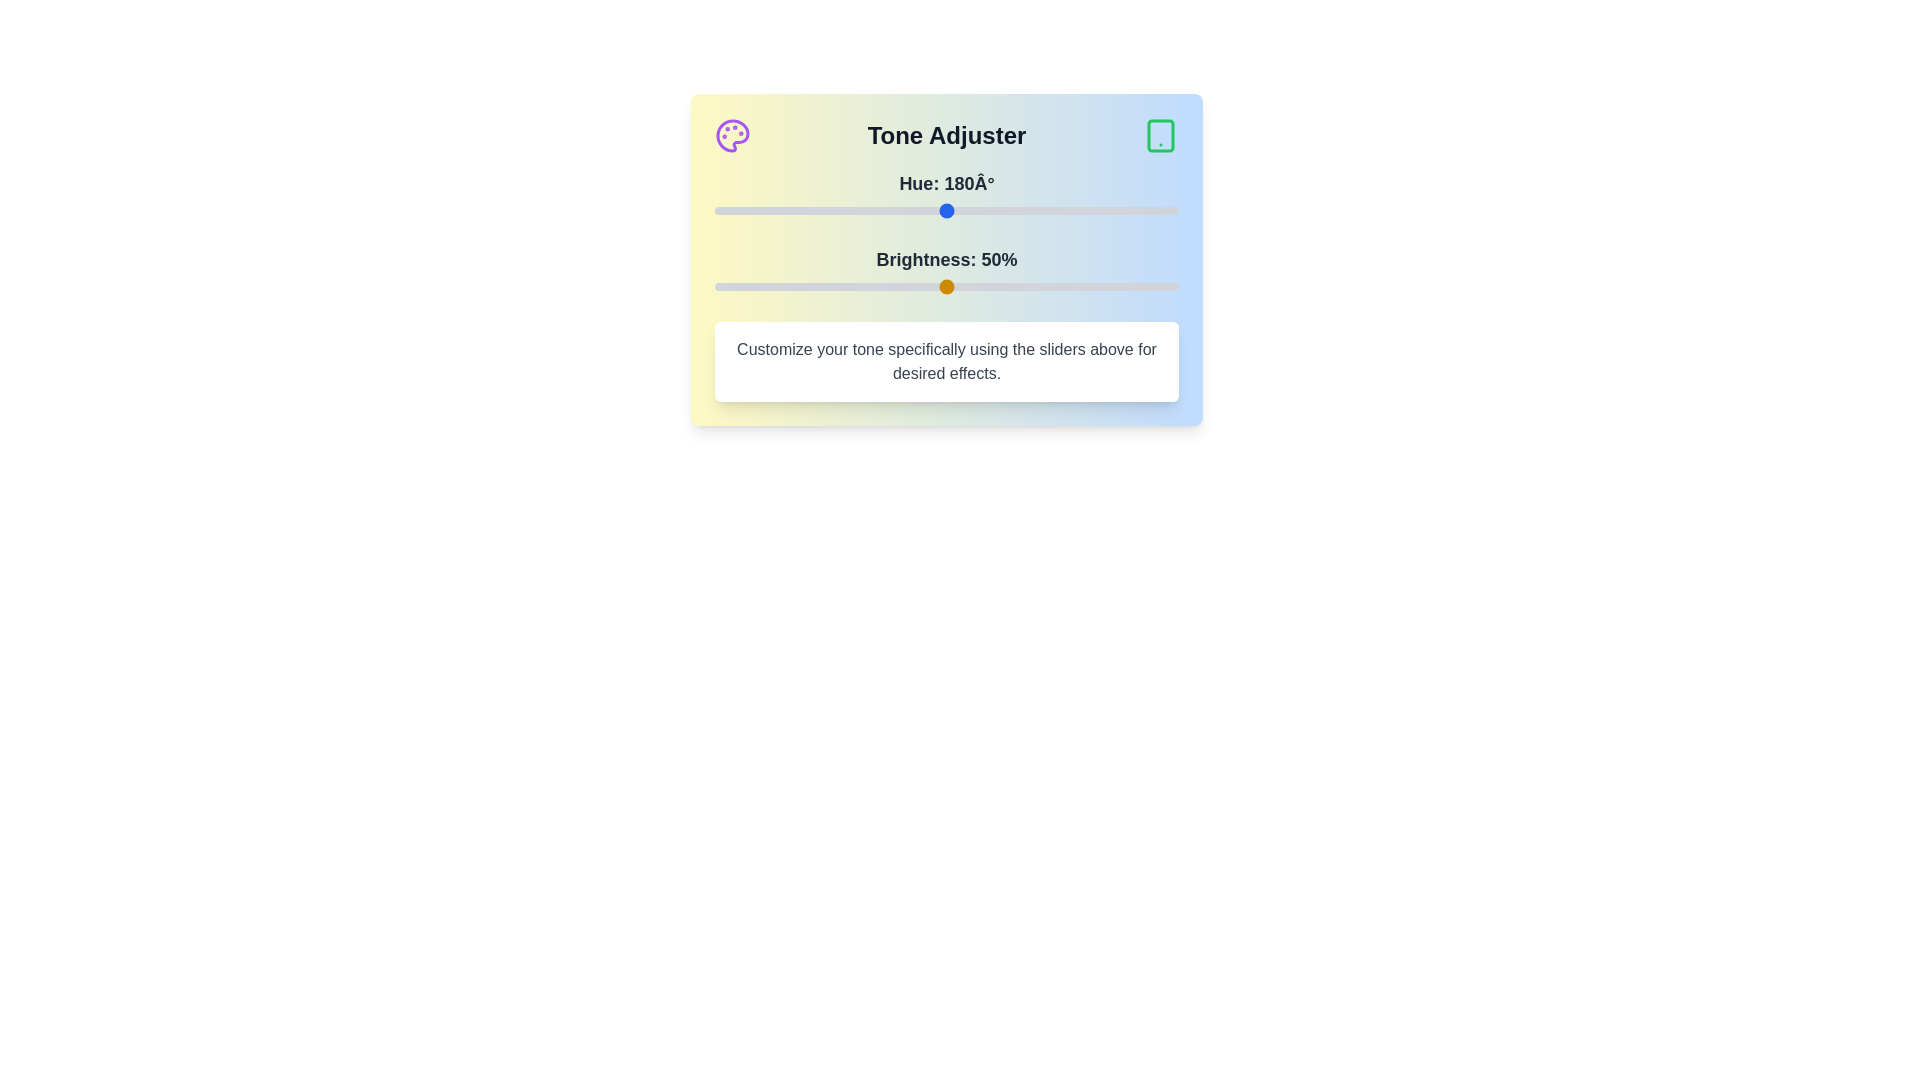 This screenshot has height=1080, width=1920. What do you see at coordinates (1130, 211) in the screenshot?
I see `the hue slider to set the hue to 322 degrees` at bounding box center [1130, 211].